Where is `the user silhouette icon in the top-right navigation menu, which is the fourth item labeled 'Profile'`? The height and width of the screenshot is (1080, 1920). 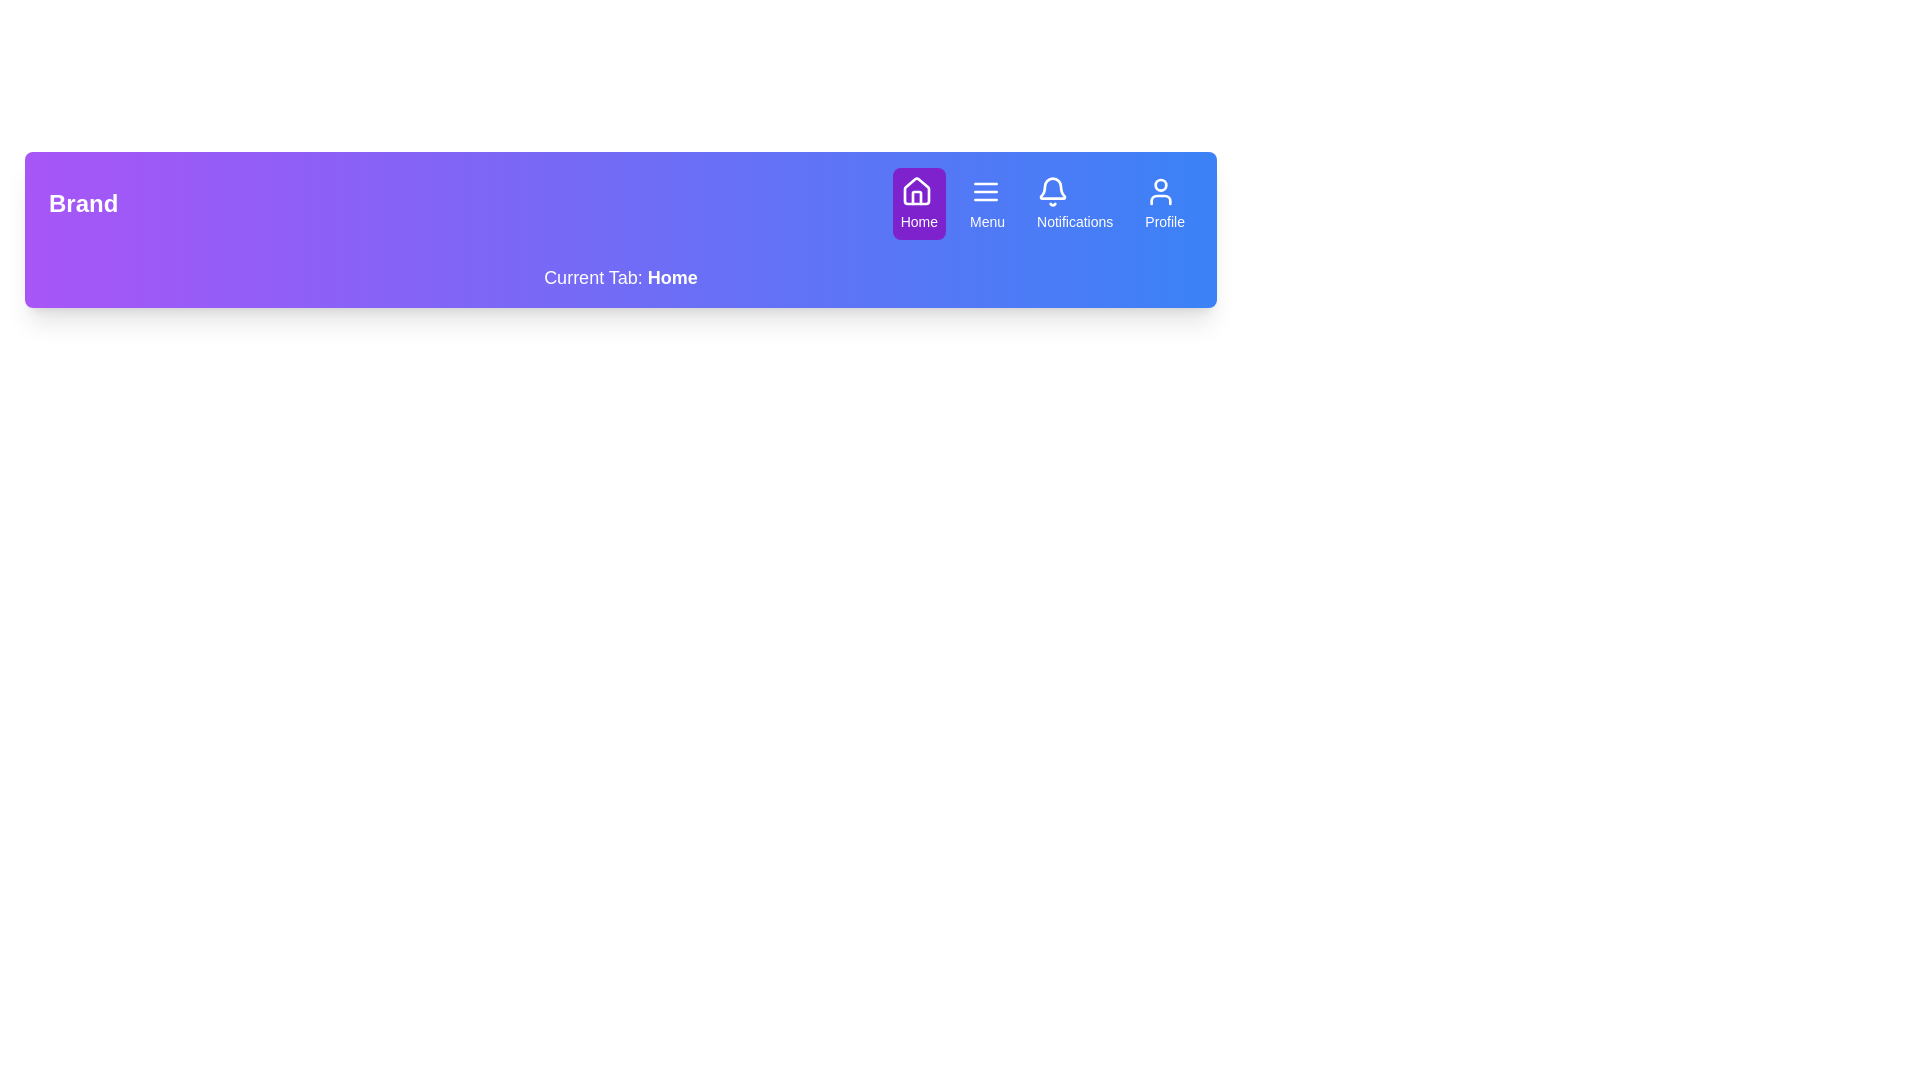
the user silhouette icon in the top-right navigation menu, which is the fourth item labeled 'Profile' is located at coordinates (1161, 192).